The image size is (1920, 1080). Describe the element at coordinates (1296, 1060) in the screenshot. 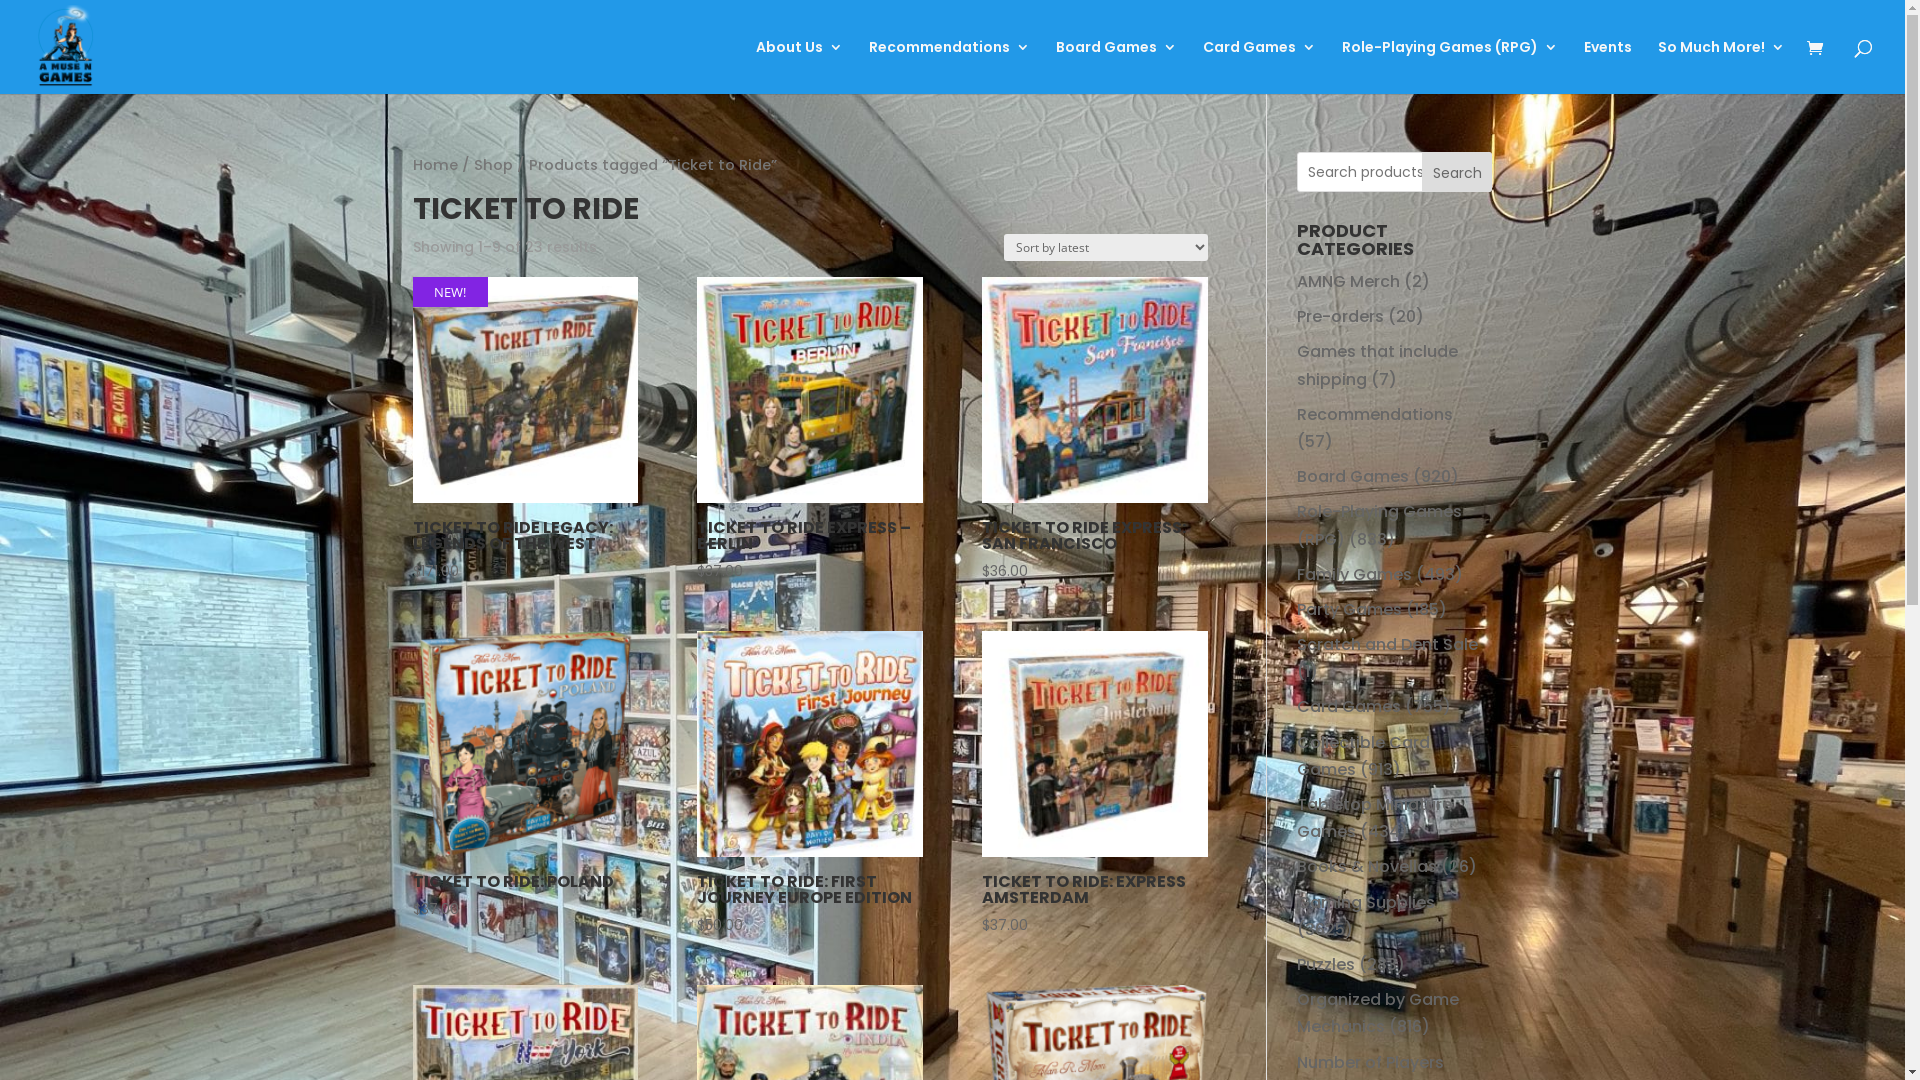

I see `'Number of Players'` at that location.